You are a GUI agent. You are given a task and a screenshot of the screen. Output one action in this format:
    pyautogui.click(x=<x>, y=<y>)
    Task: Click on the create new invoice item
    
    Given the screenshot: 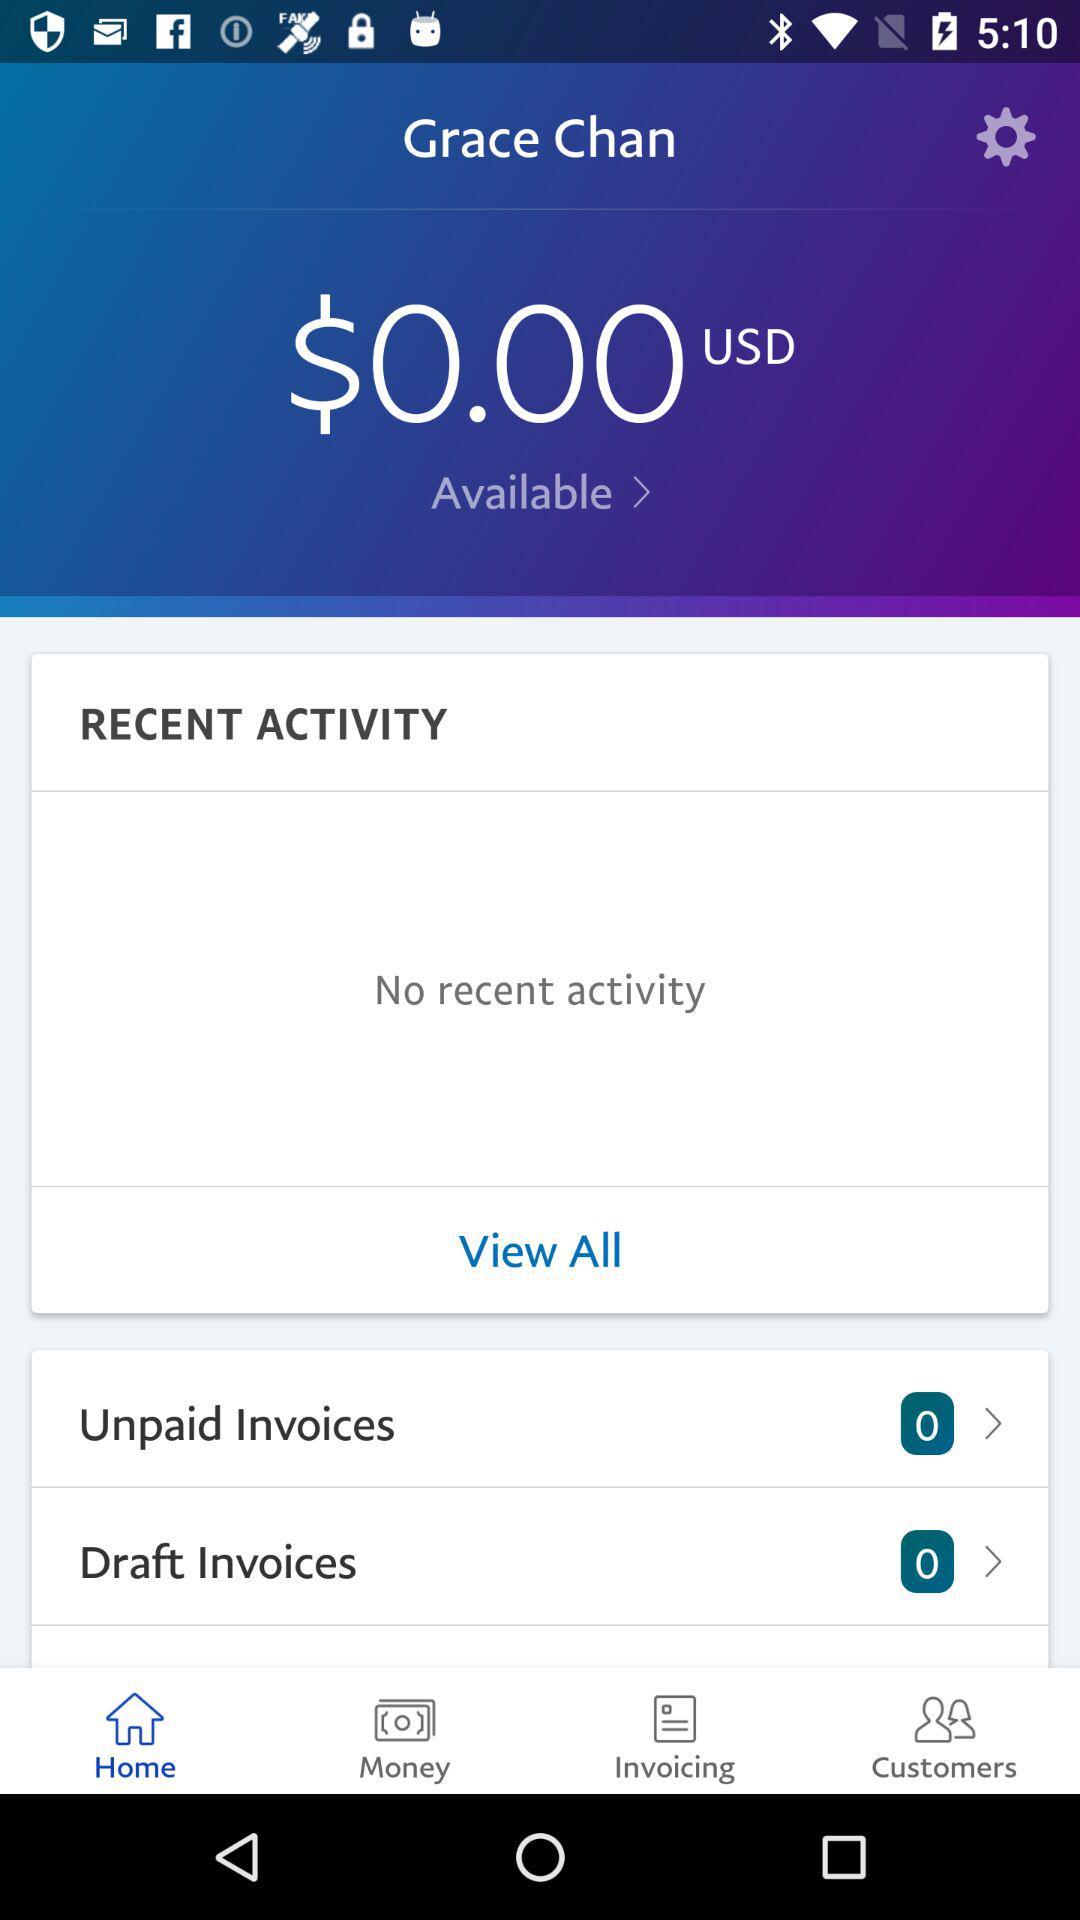 What is the action you would take?
    pyautogui.click(x=540, y=1646)
    